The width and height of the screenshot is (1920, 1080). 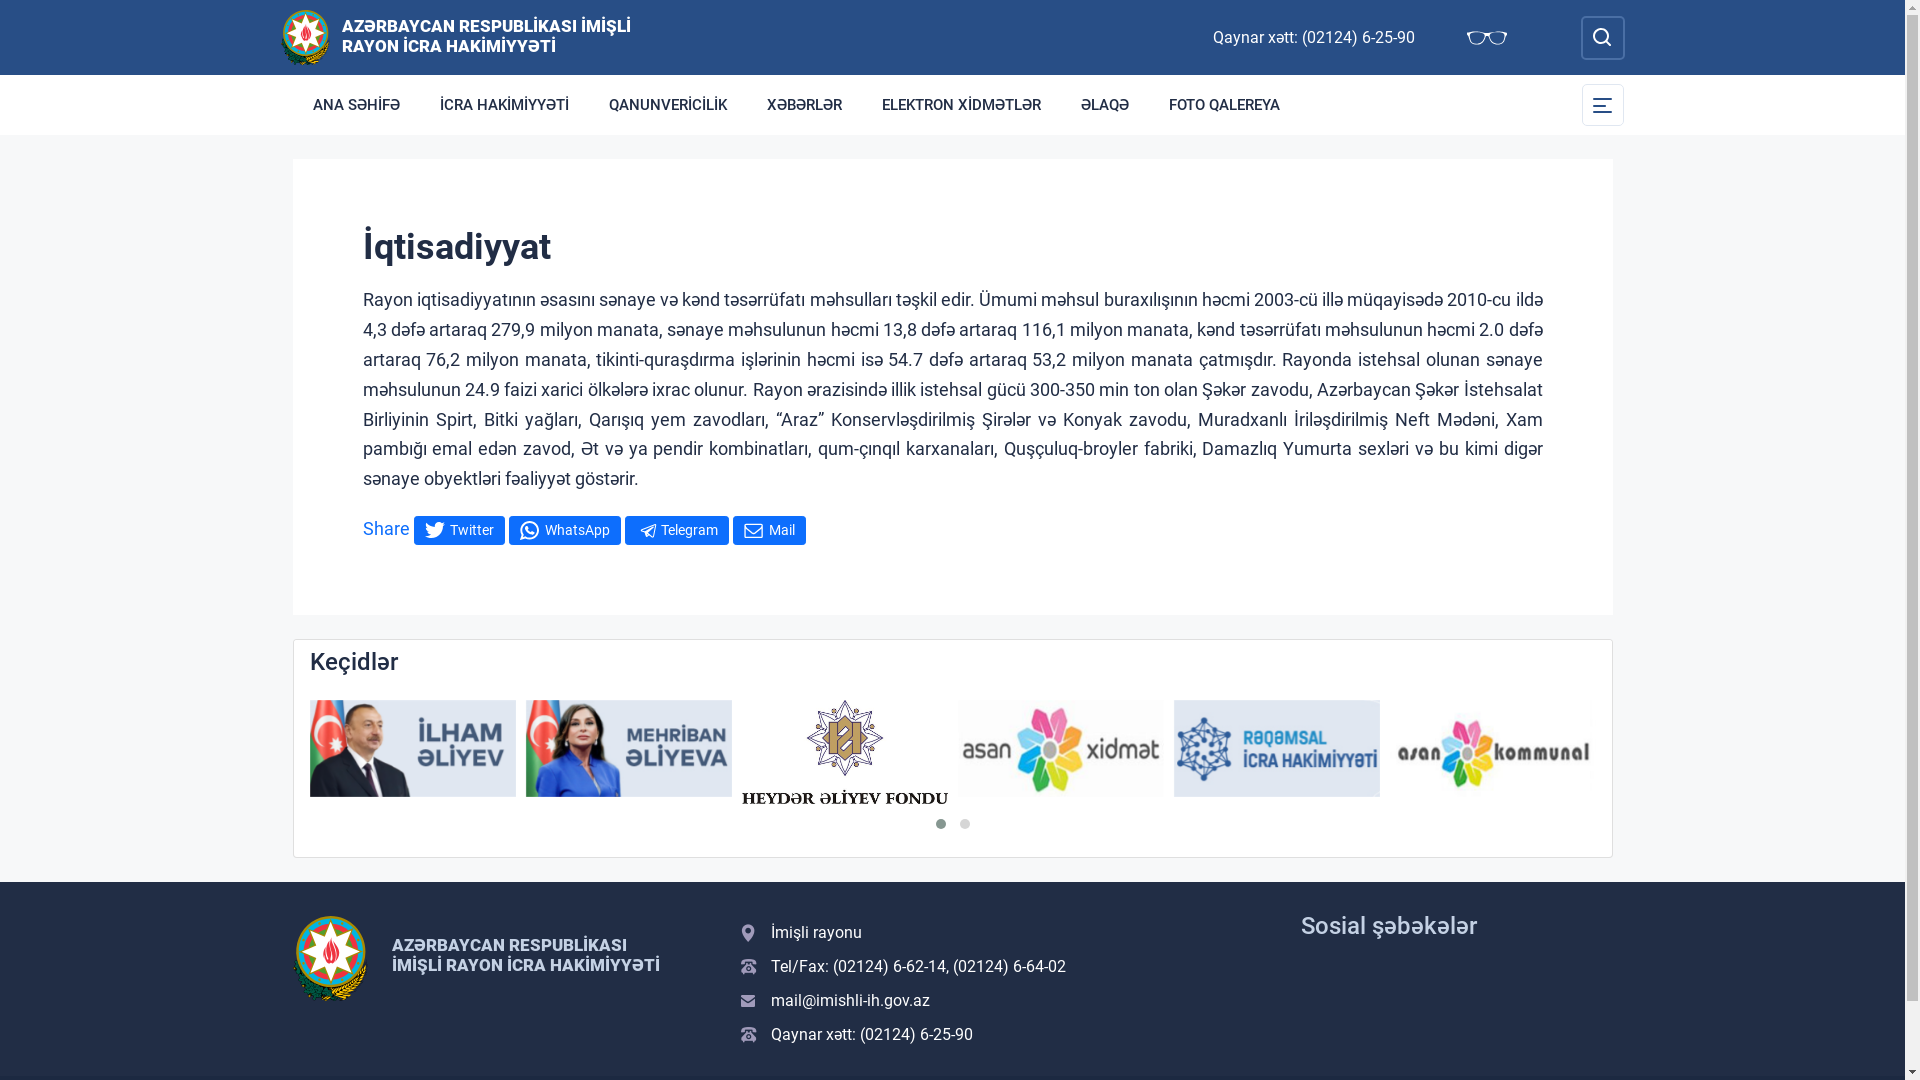 I want to click on 'QANUNVERICILIK', so click(x=667, y=104).